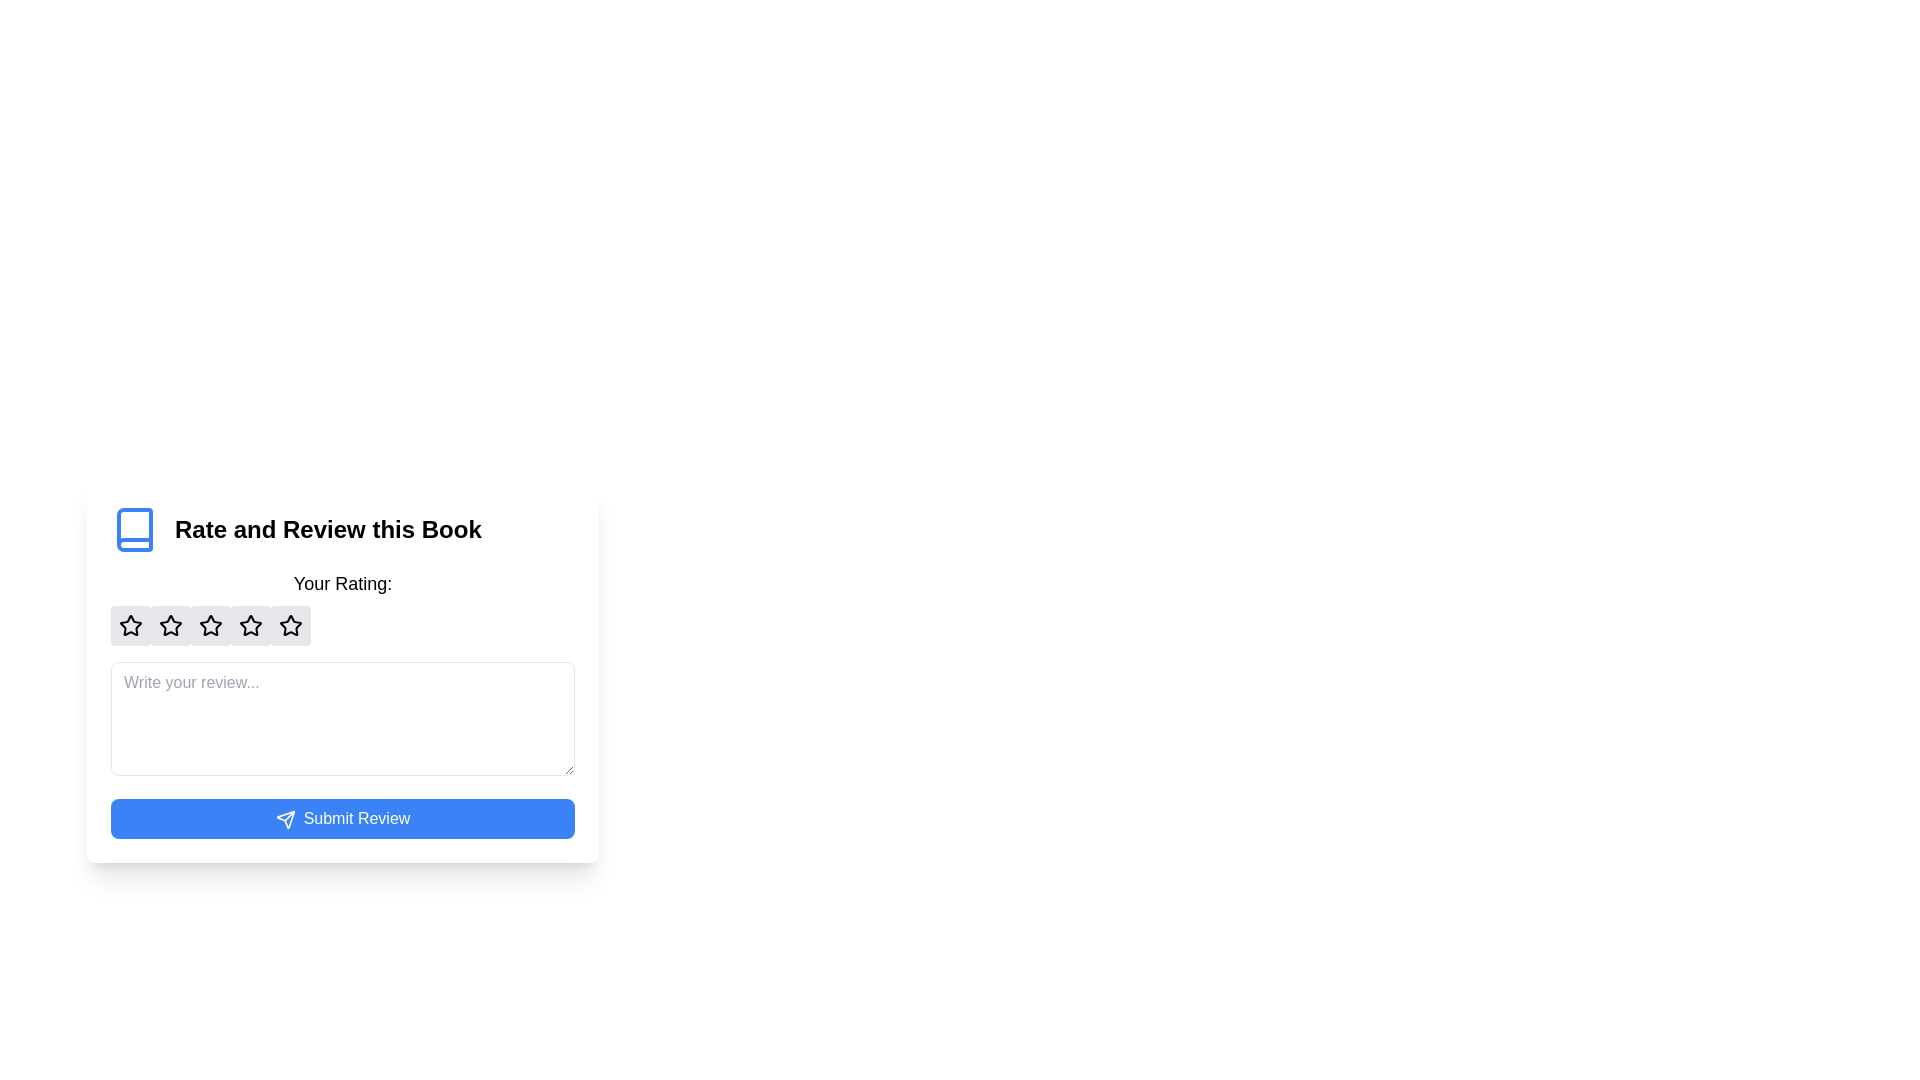 The height and width of the screenshot is (1080, 1920). Describe the element at coordinates (211, 624) in the screenshot. I see `the second star-shaped icon from the left in the rating system` at that location.